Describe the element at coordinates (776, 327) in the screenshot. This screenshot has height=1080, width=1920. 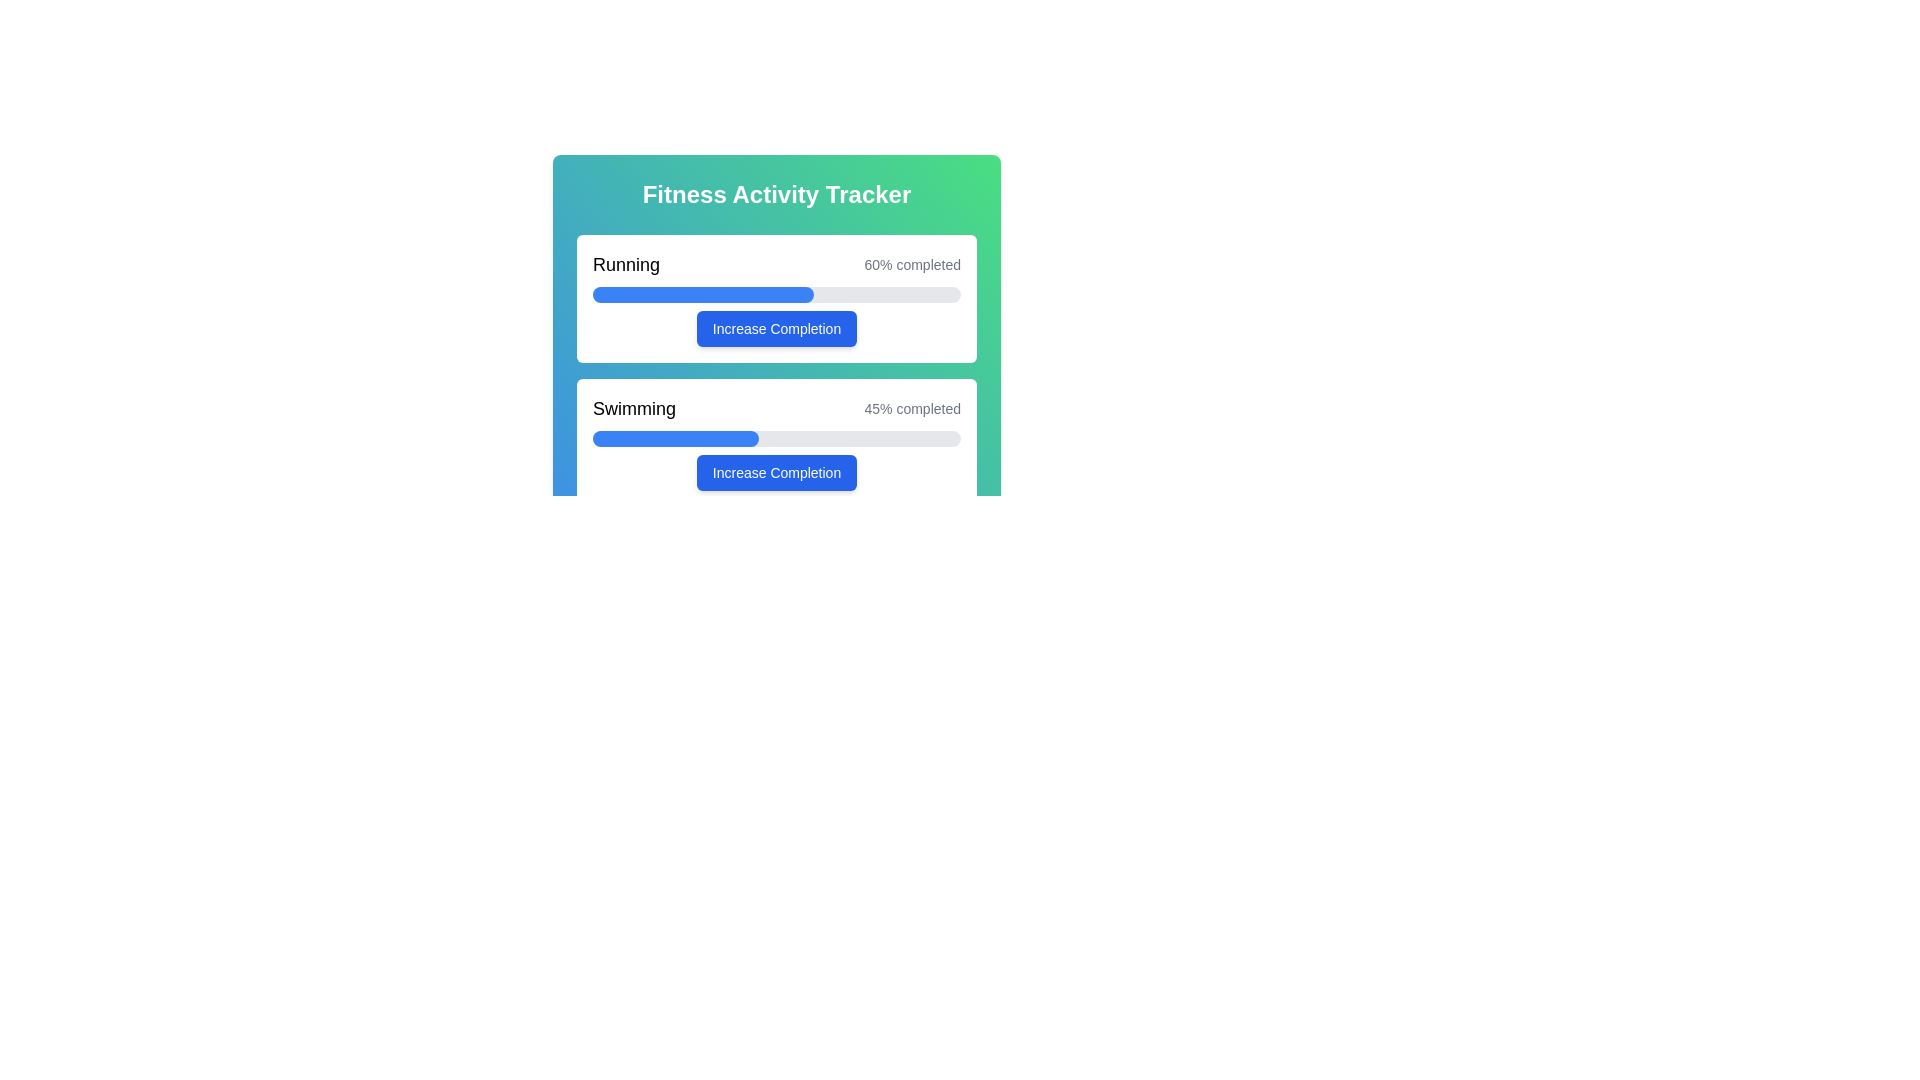
I see `the 'Increase Completion' button, which is a blue rectangular button with white text, located beneath the progress bar indicating '60% completed'` at that location.